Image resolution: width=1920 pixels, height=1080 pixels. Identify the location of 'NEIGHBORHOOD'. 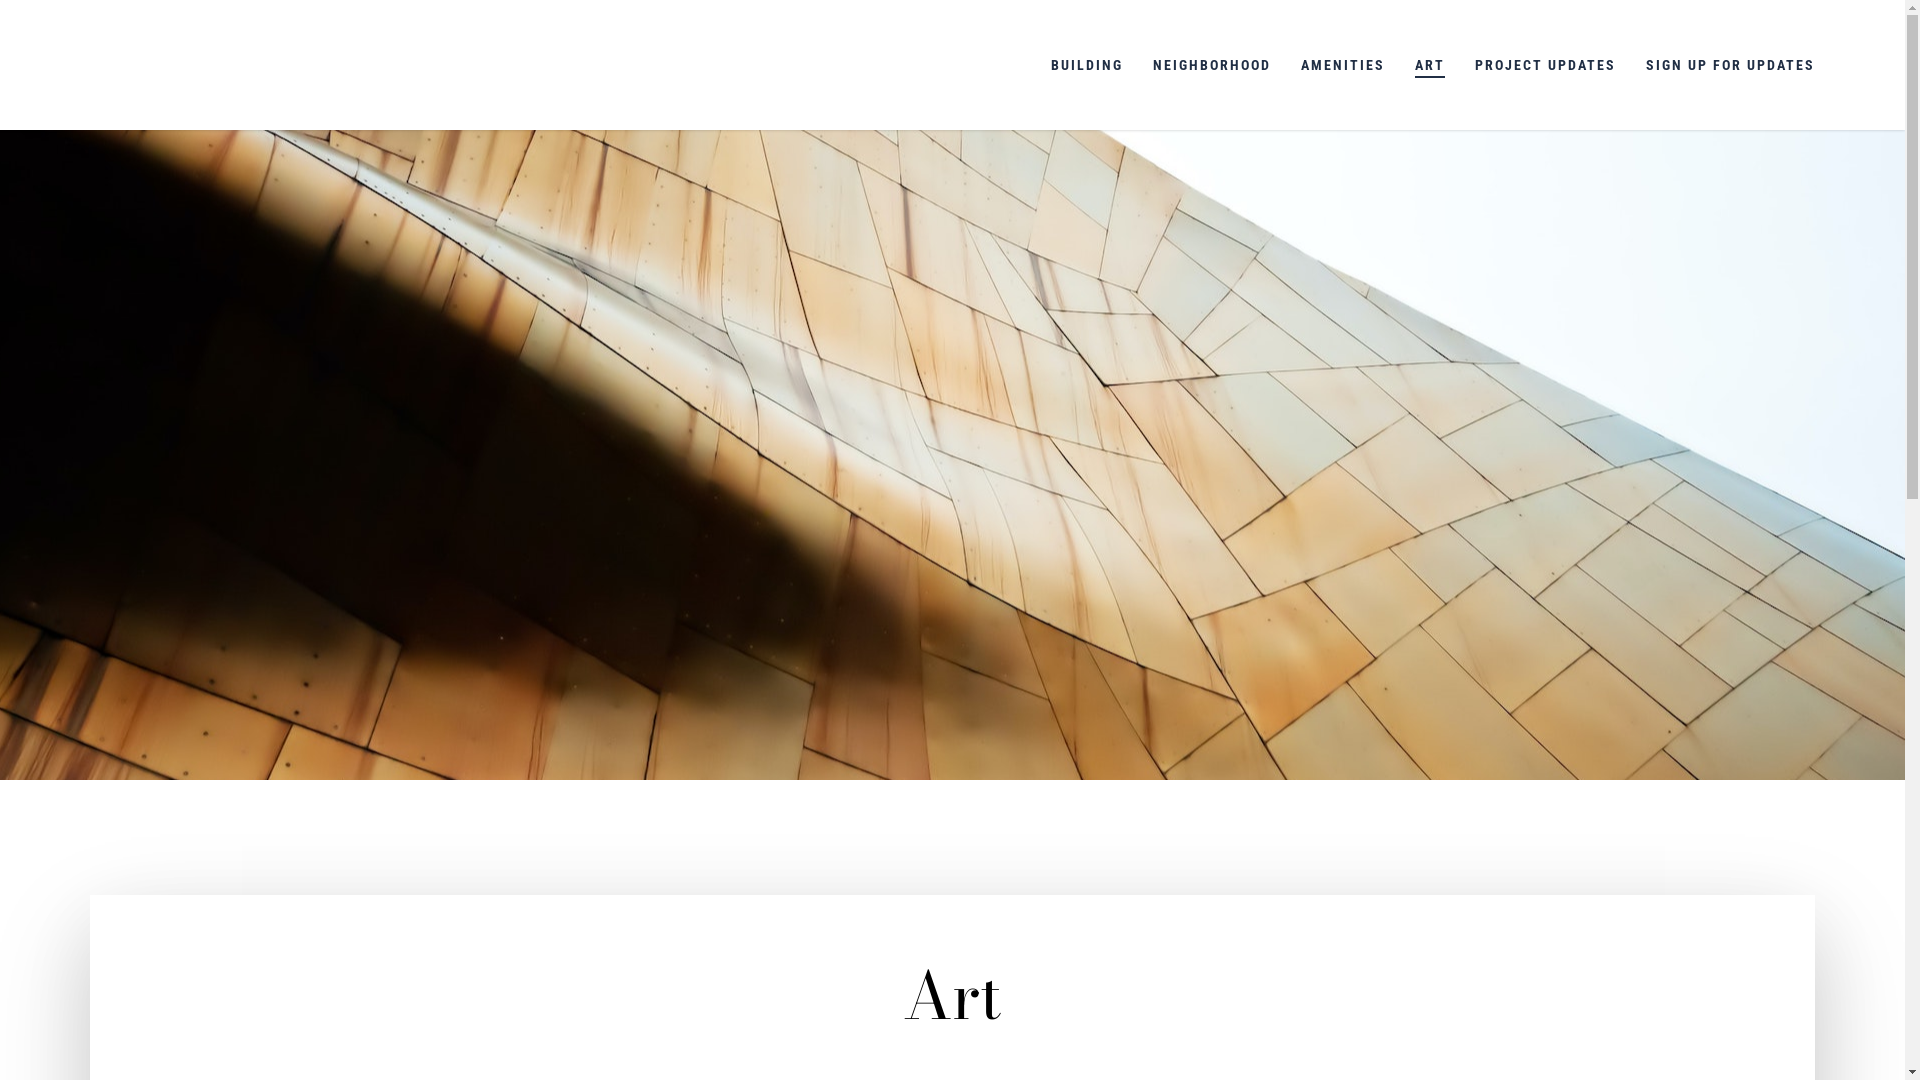
(1210, 64).